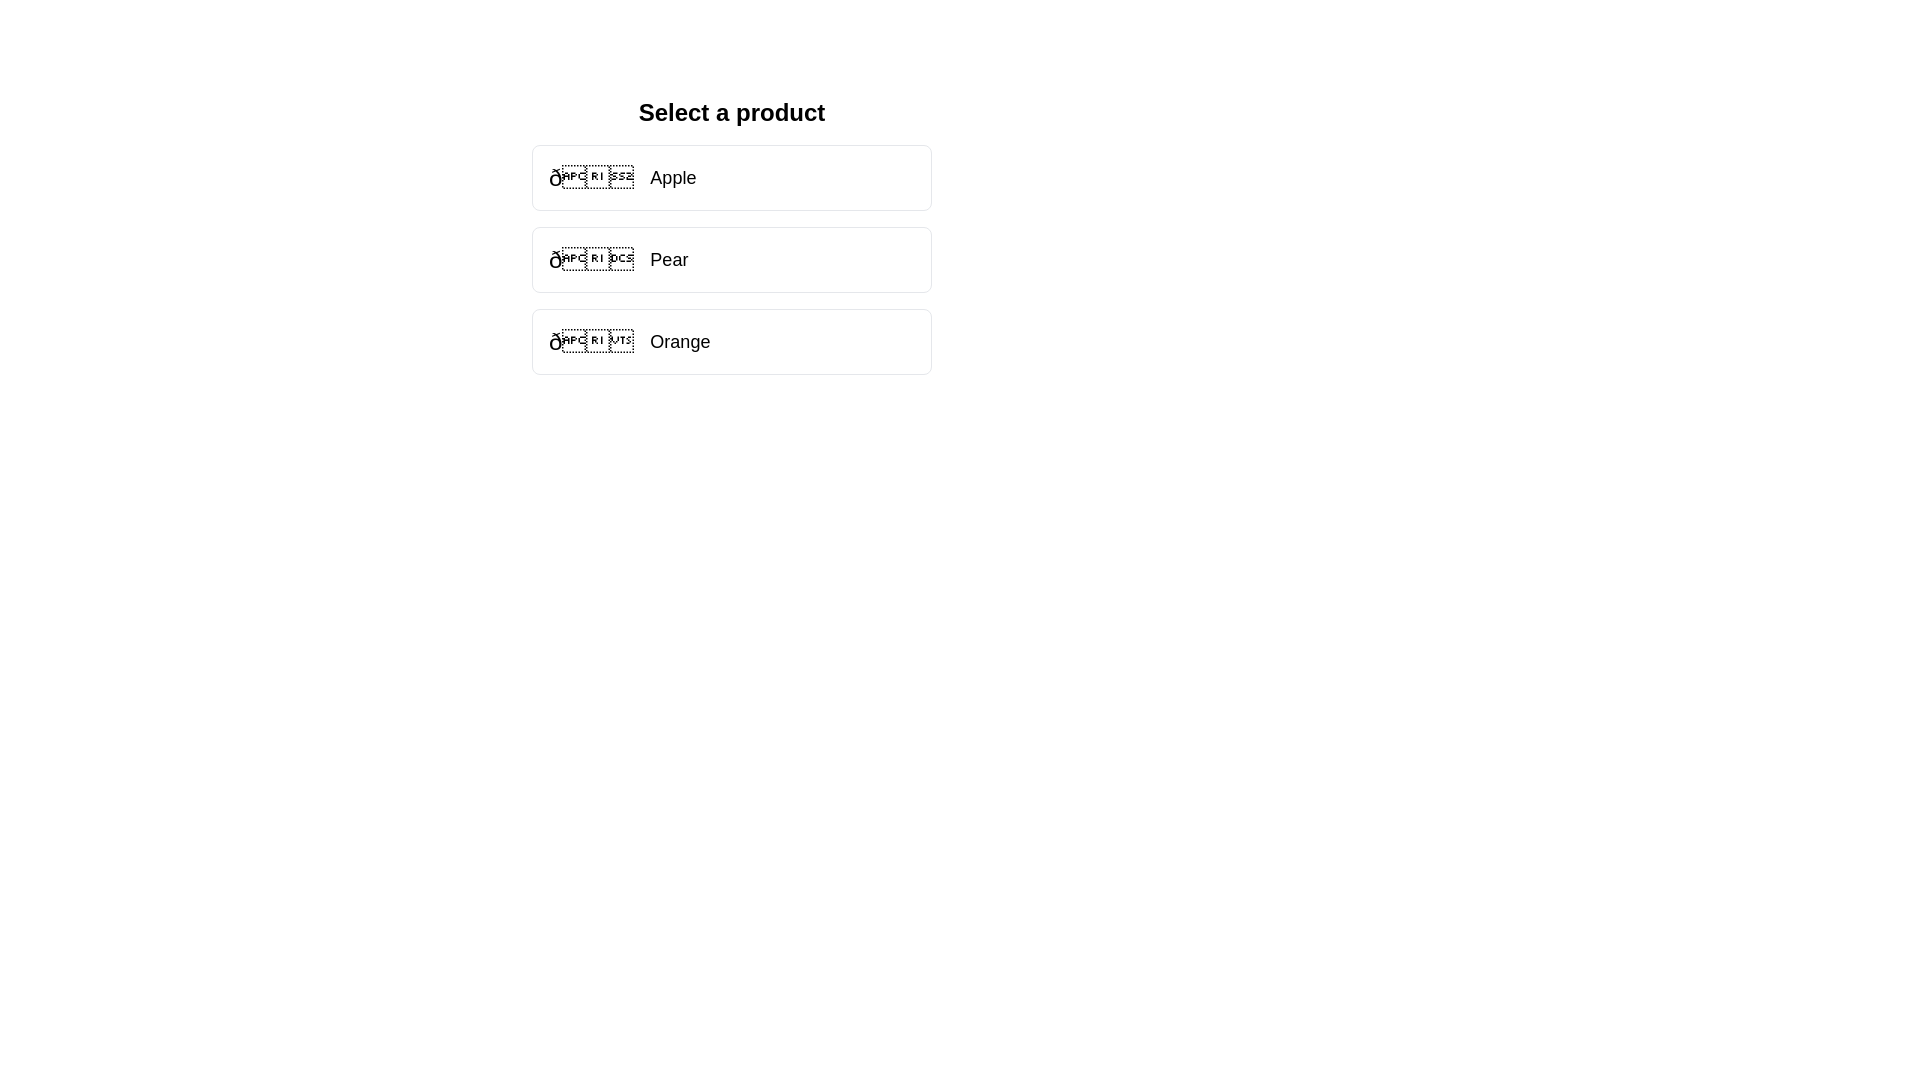  What do you see at coordinates (673, 176) in the screenshot?
I see `text label that specifies the product name 'Apple' in the product selection list, positioned to the right of the apple emoji` at bounding box center [673, 176].